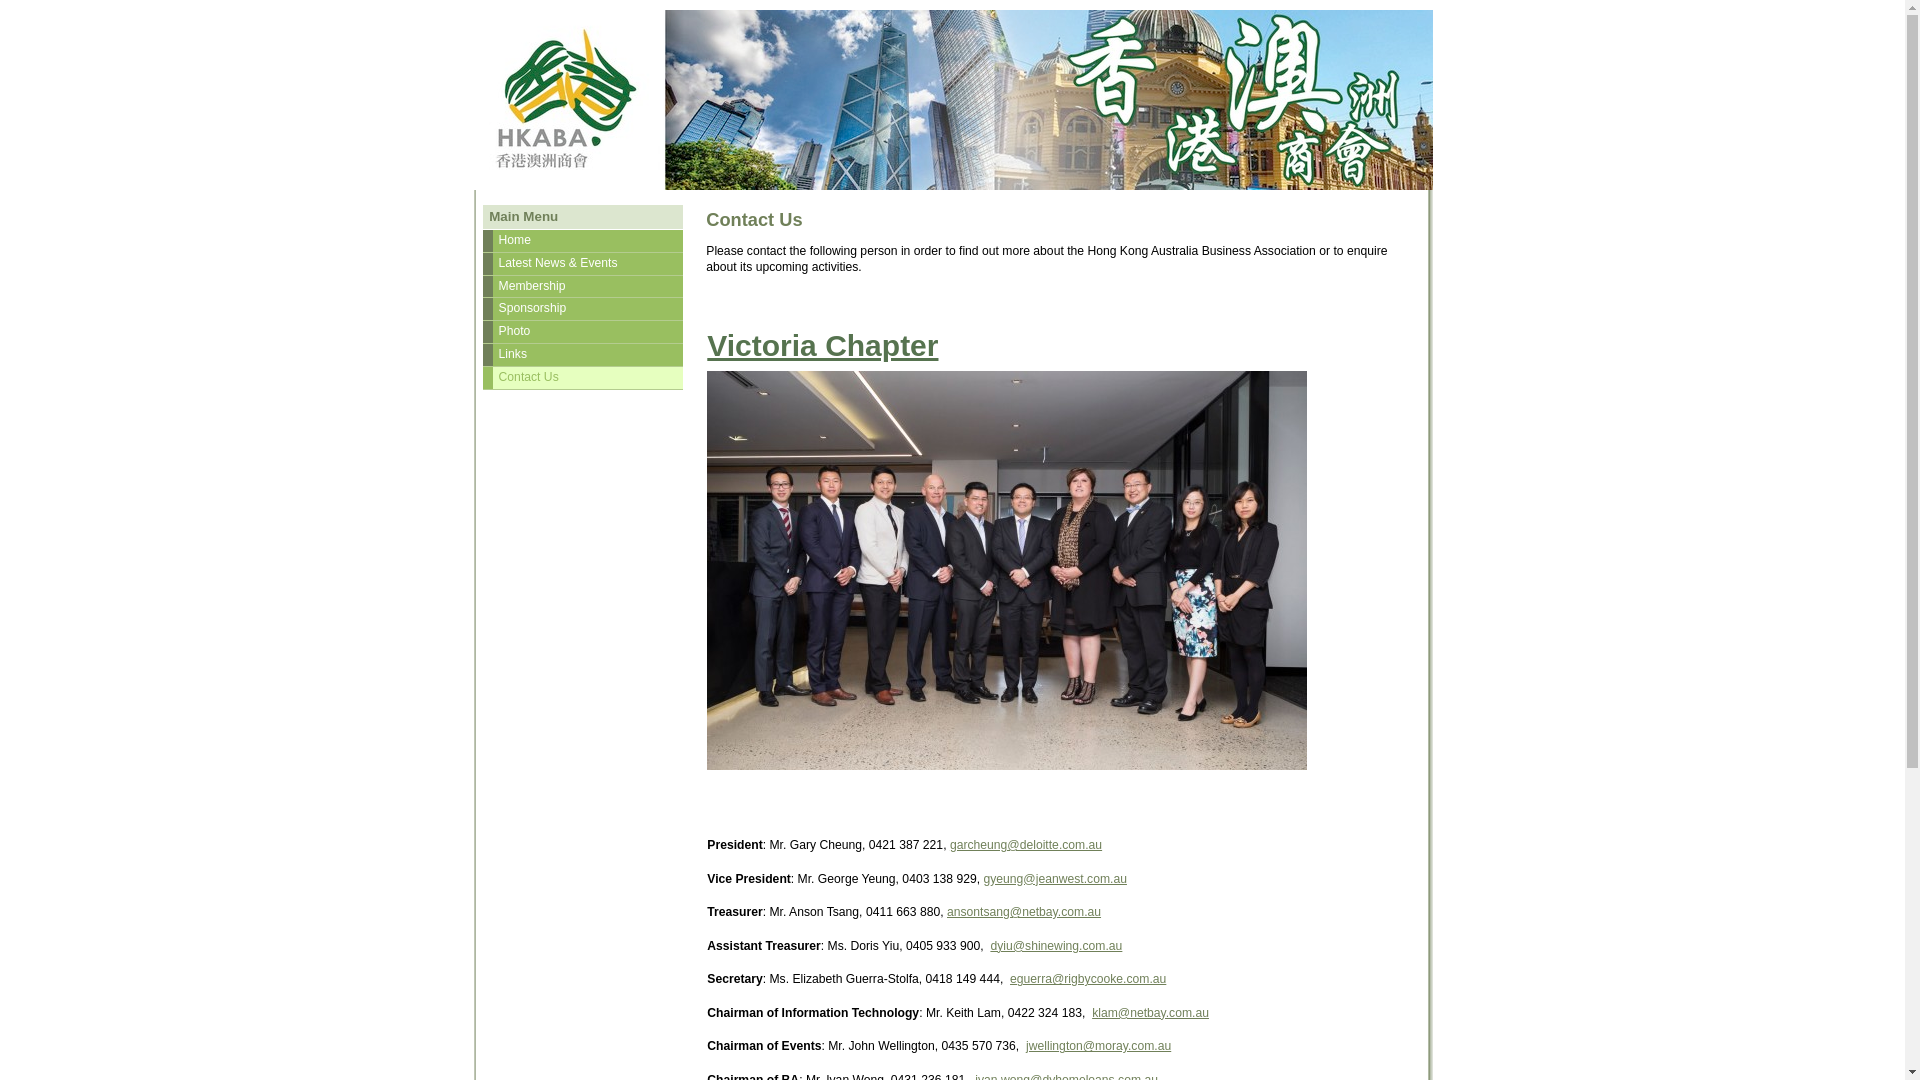 The width and height of the screenshot is (1920, 1080). What do you see at coordinates (1053, 878) in the screenshot?
I see `'gyeung@jeanwest.com.au'` at bounding box center [1053, 878].